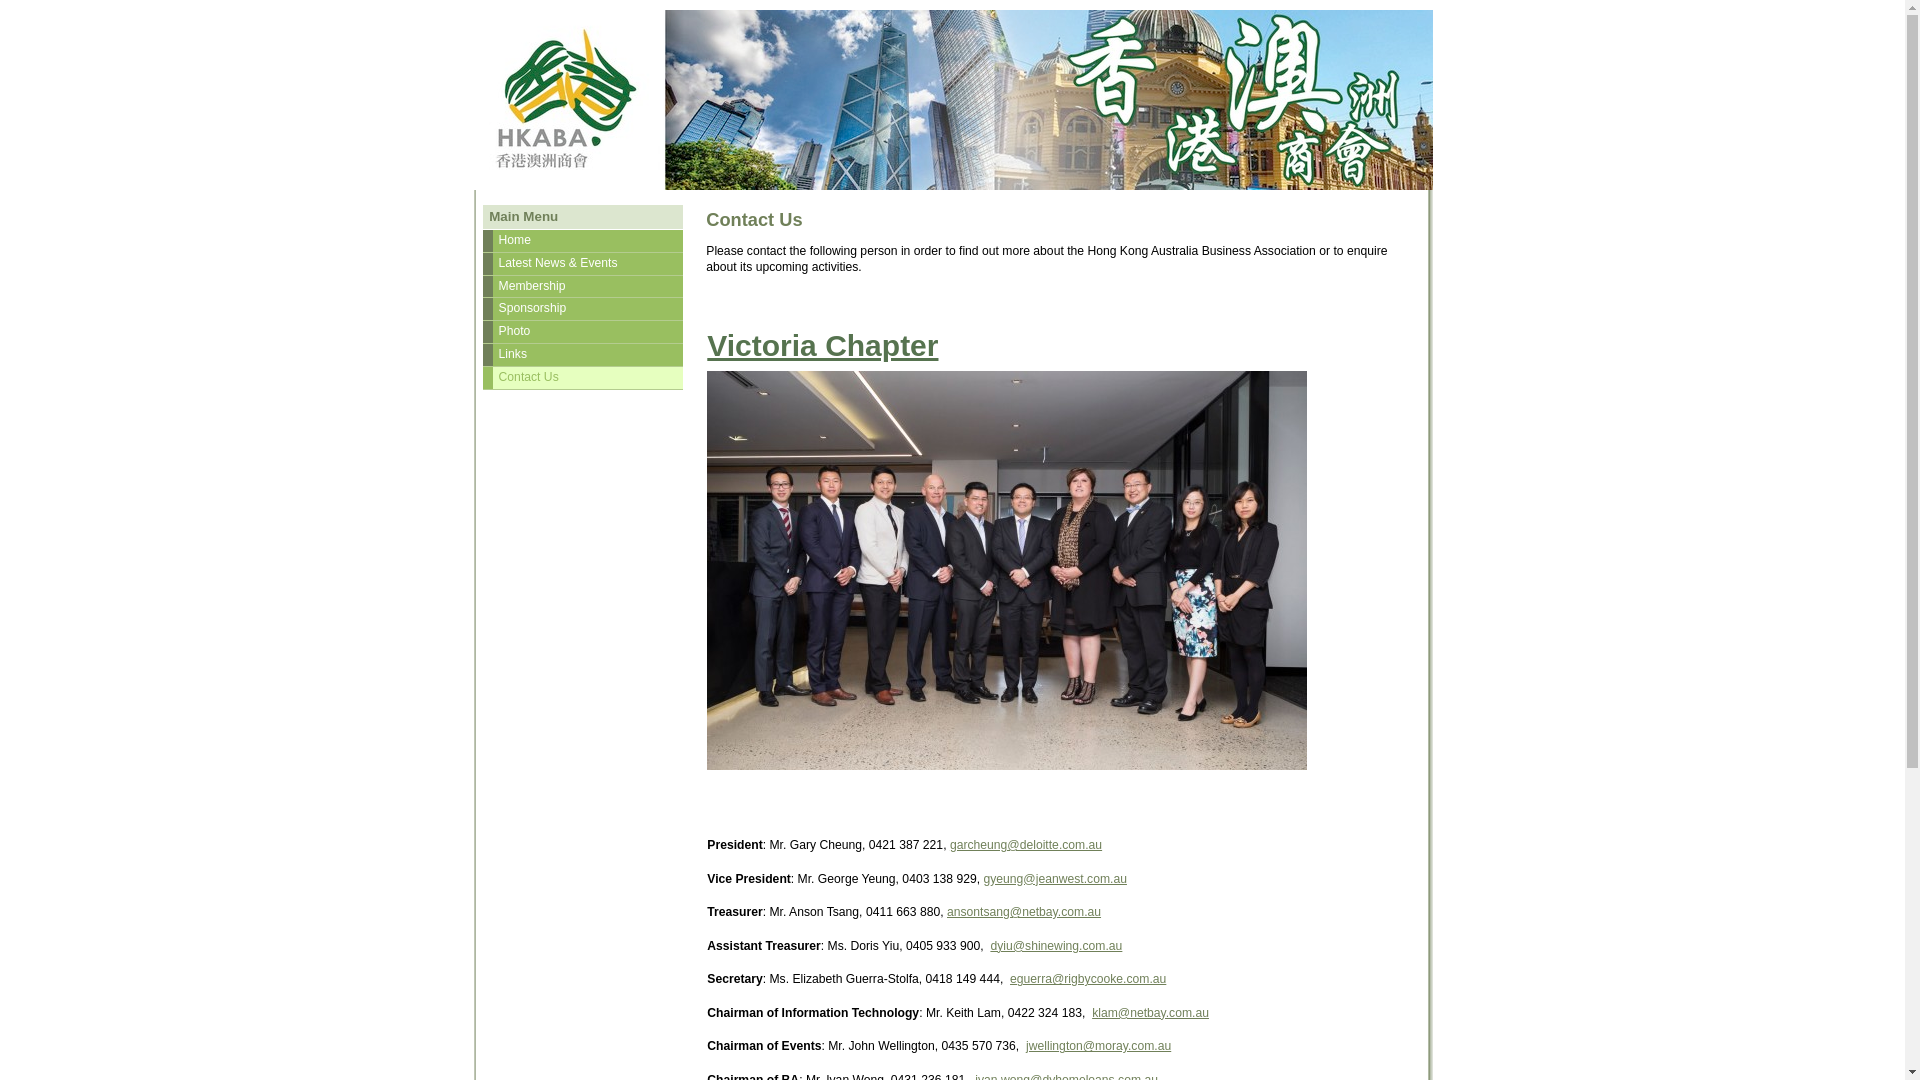 The width and height of the screenshot is (1920, 1080). What do you see at coordinates (1053, 878) in the screenshot?
I see `'gyeung@jeanwest.com.au'` at bounding box center [1053, 878].